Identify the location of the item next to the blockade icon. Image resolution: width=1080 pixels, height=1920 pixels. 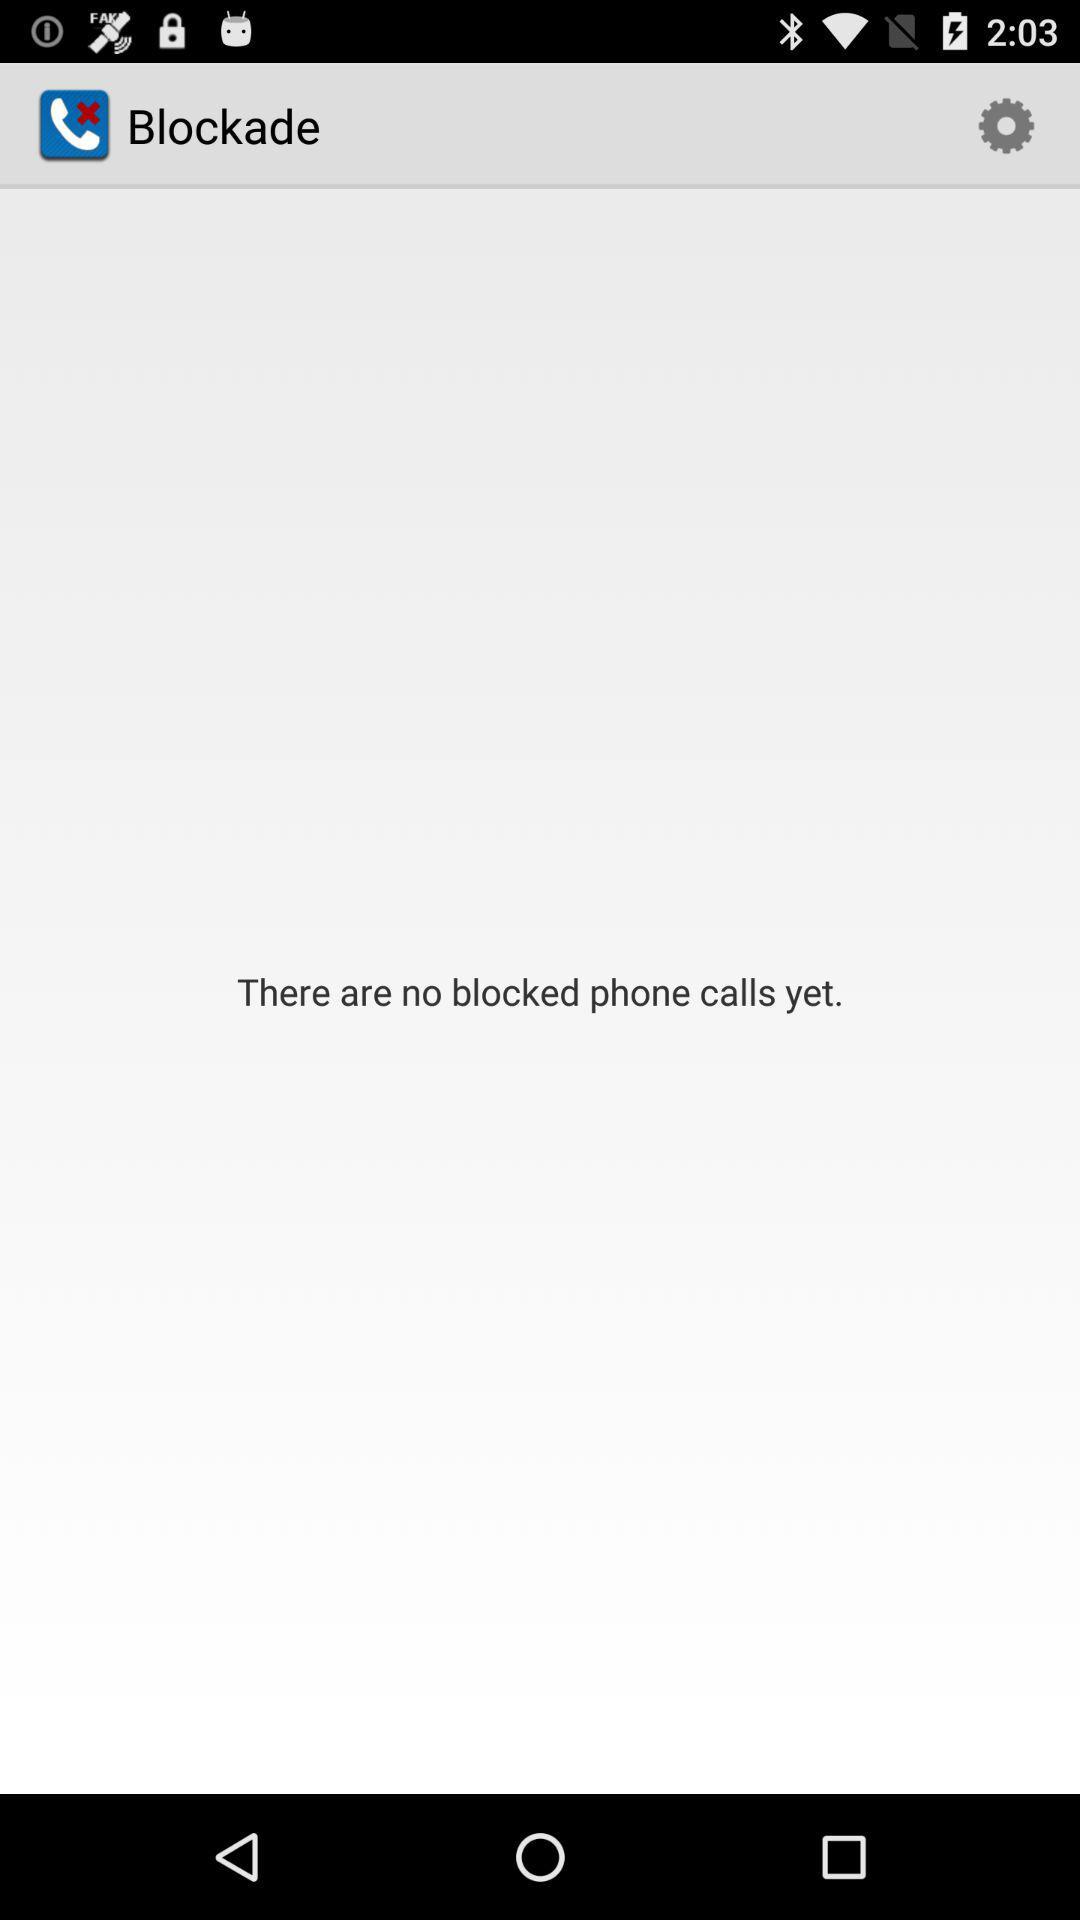
(1006, 124).